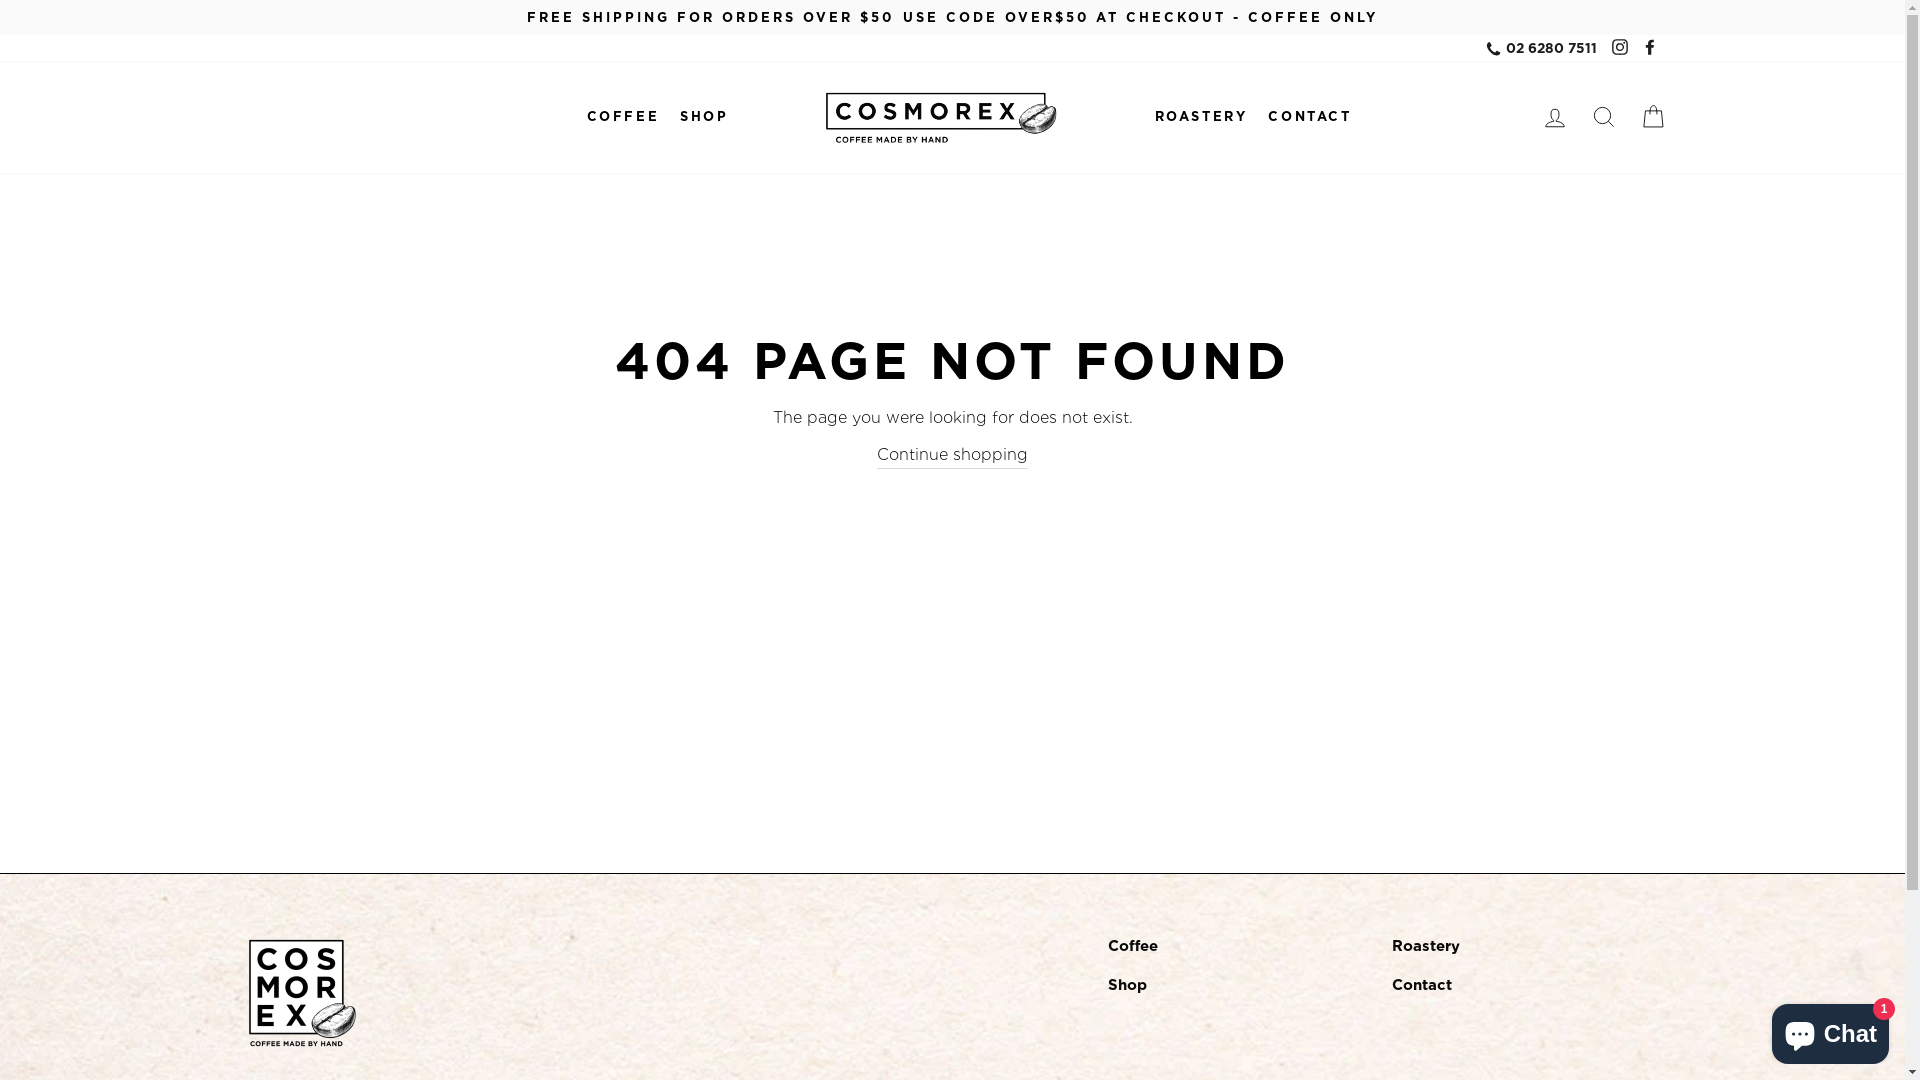  What do you see at coordinates (1127, 984) in the screenshot?
I see `'Shop'` at bounding box center [1127, 984].